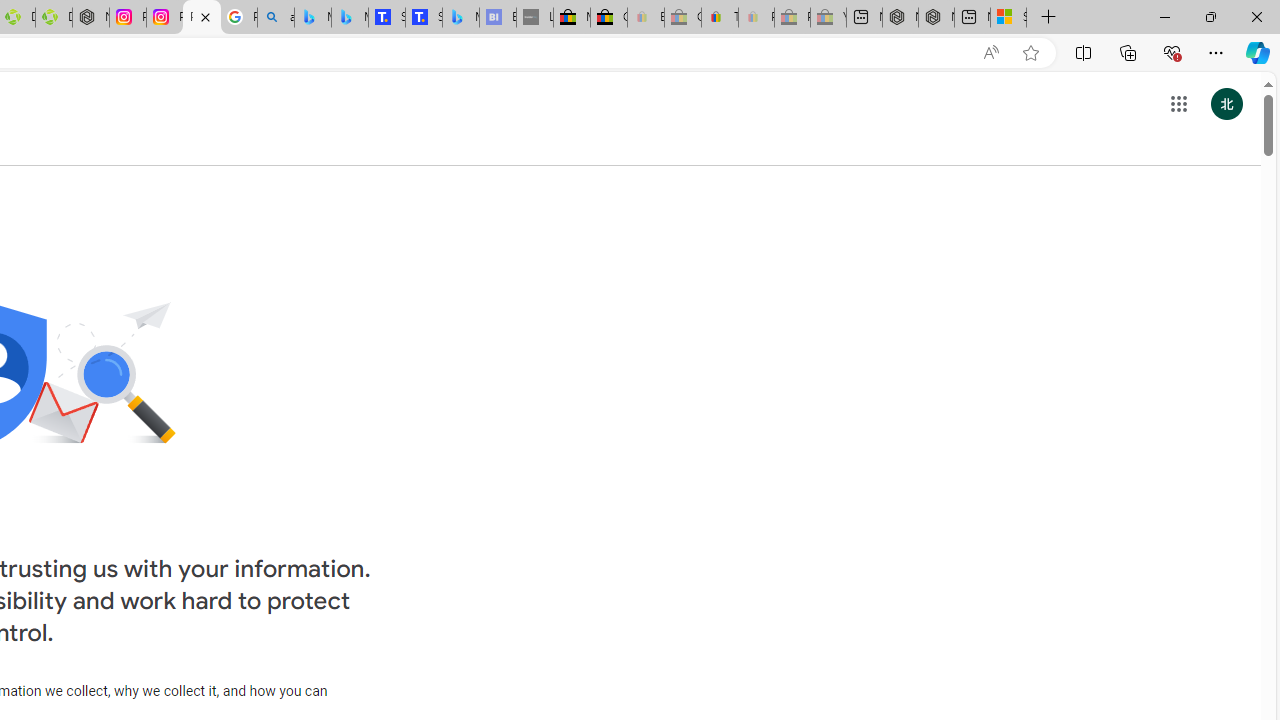 The height and width of the screenshot is (720, 1280). What do you see at coordinates (422, 17) in the screenshot?
I see `'Shangri-La Bangkok, Hotel reviews and Room rates'` at bounding box center [422, 17].